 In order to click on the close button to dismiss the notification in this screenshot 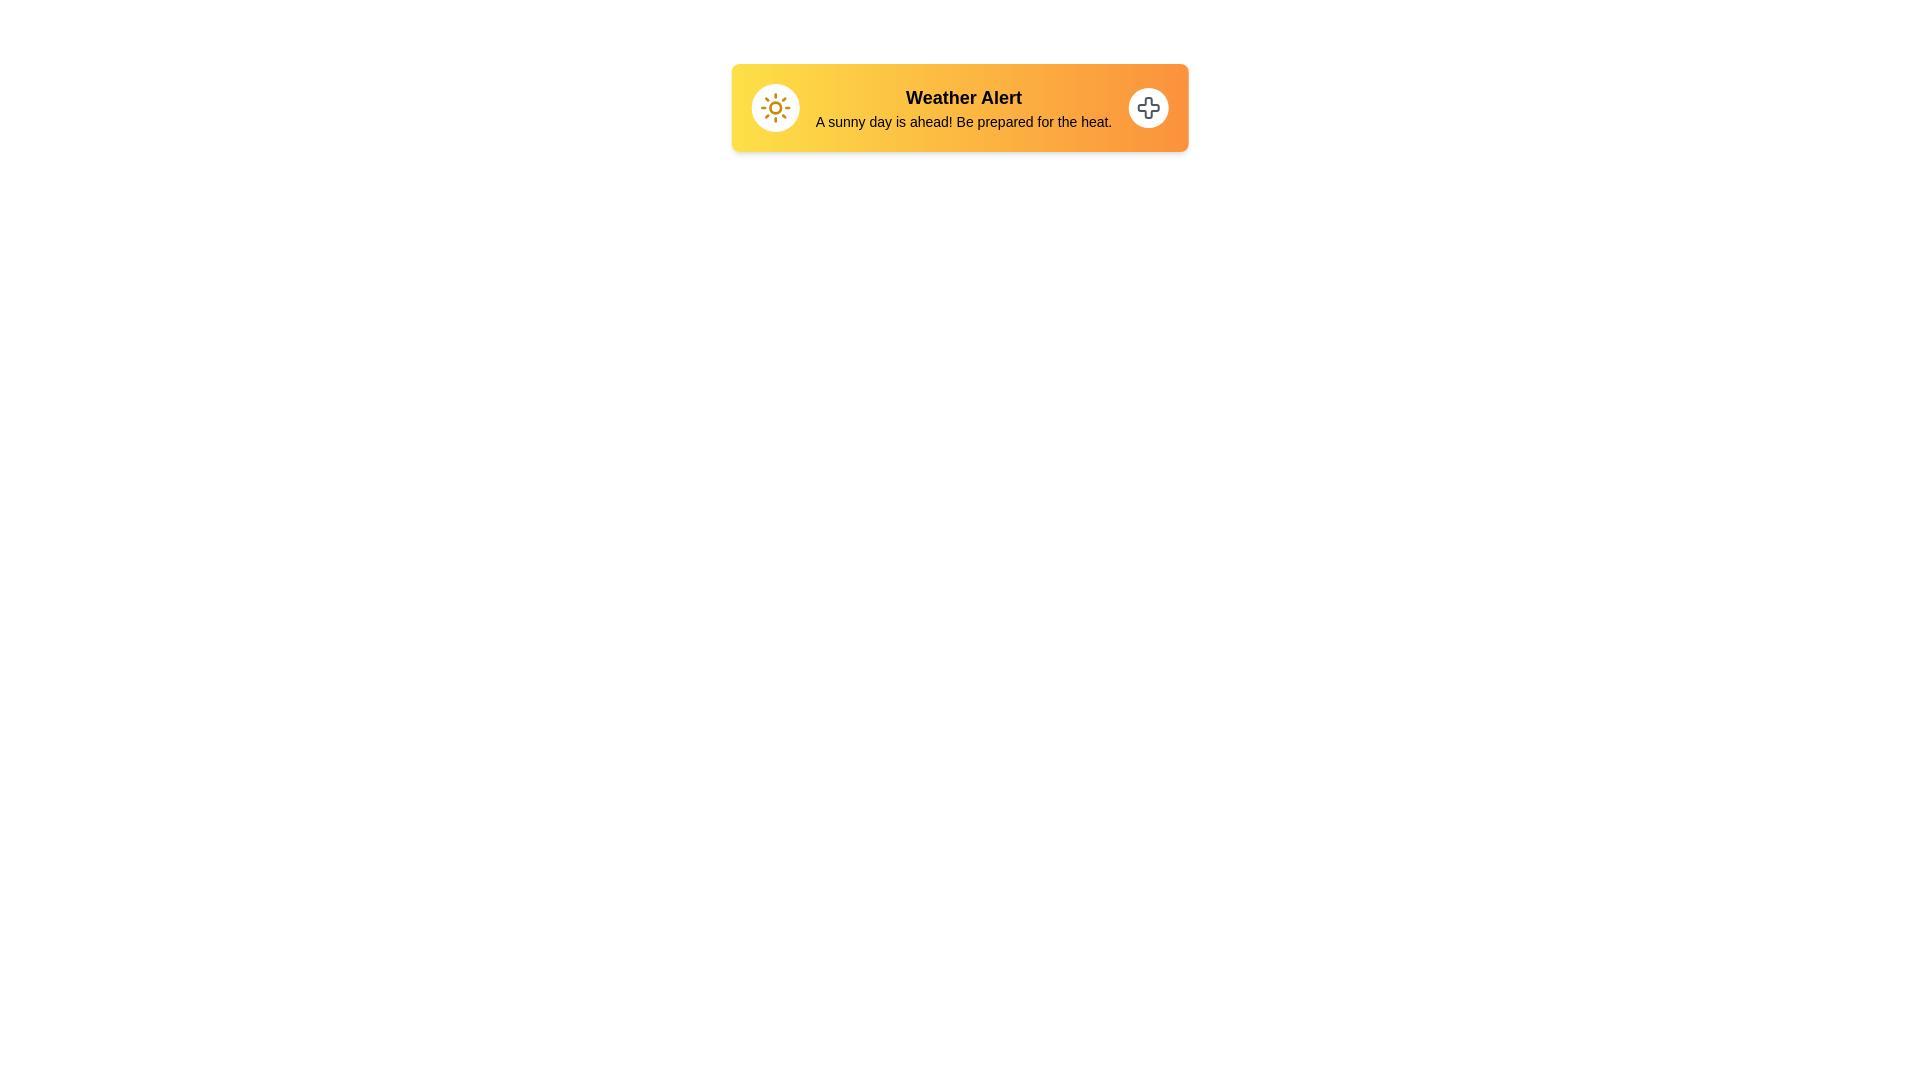, I will do `click(1148, 108)`.